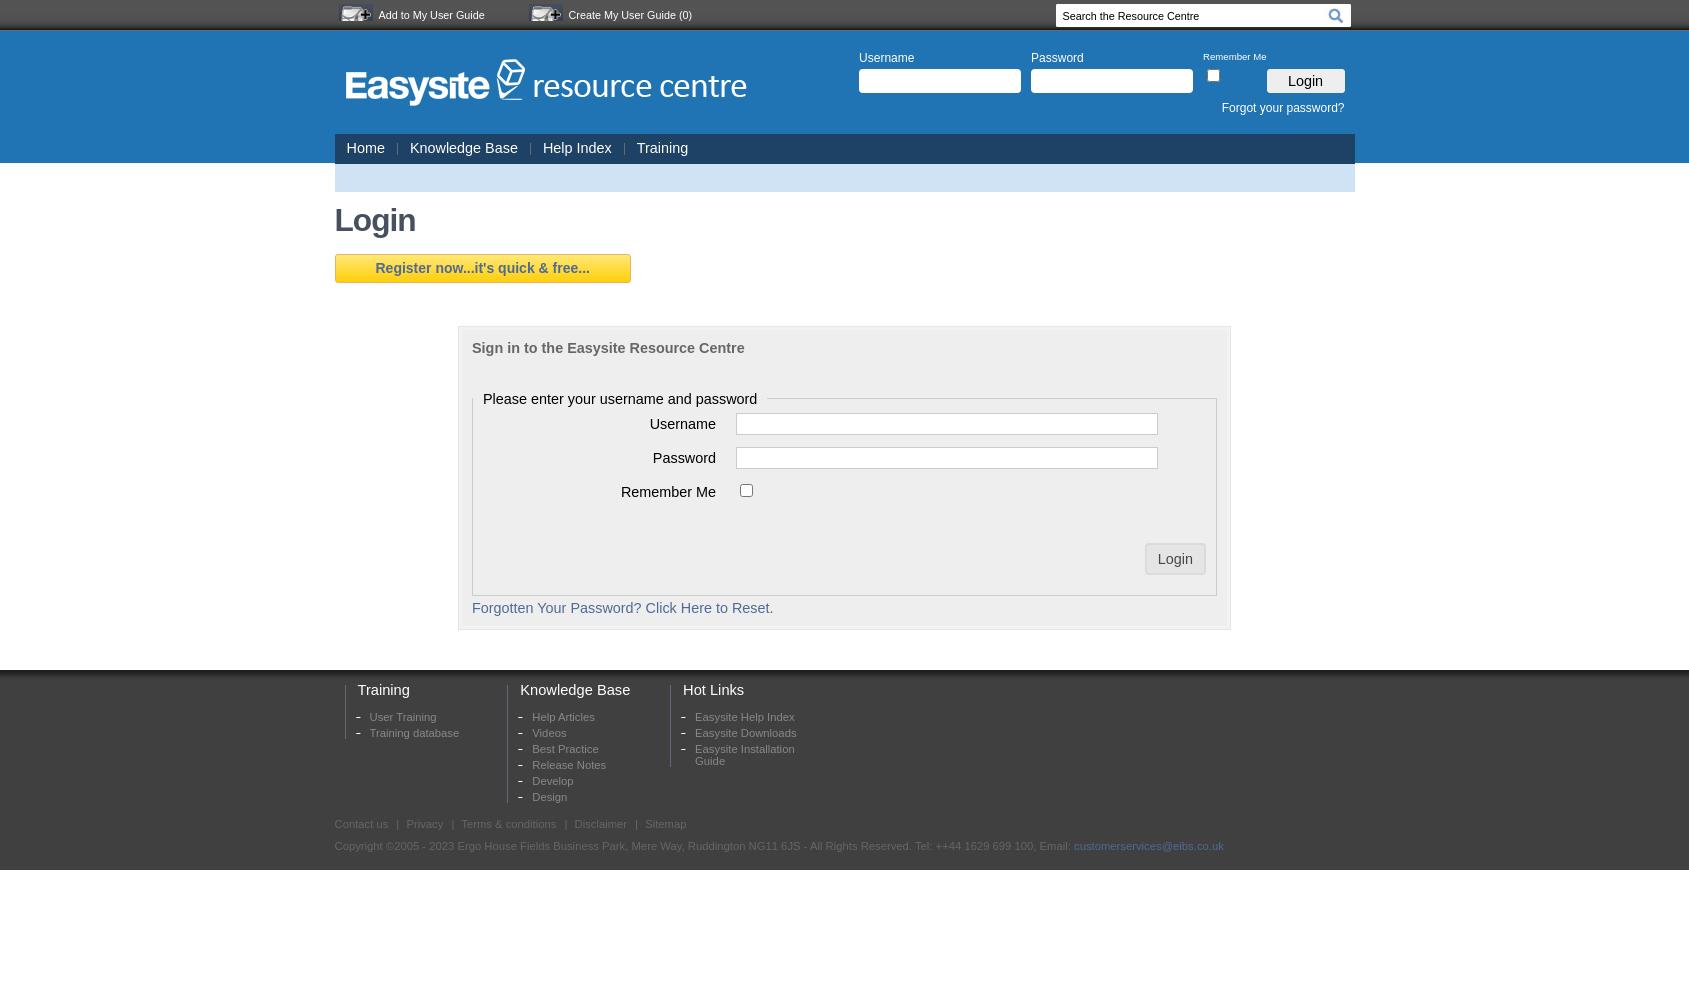 Image resolution: width=1689 pixels, height=1000 pixels. I want to click on 'Sitemap', so click(665, 823).